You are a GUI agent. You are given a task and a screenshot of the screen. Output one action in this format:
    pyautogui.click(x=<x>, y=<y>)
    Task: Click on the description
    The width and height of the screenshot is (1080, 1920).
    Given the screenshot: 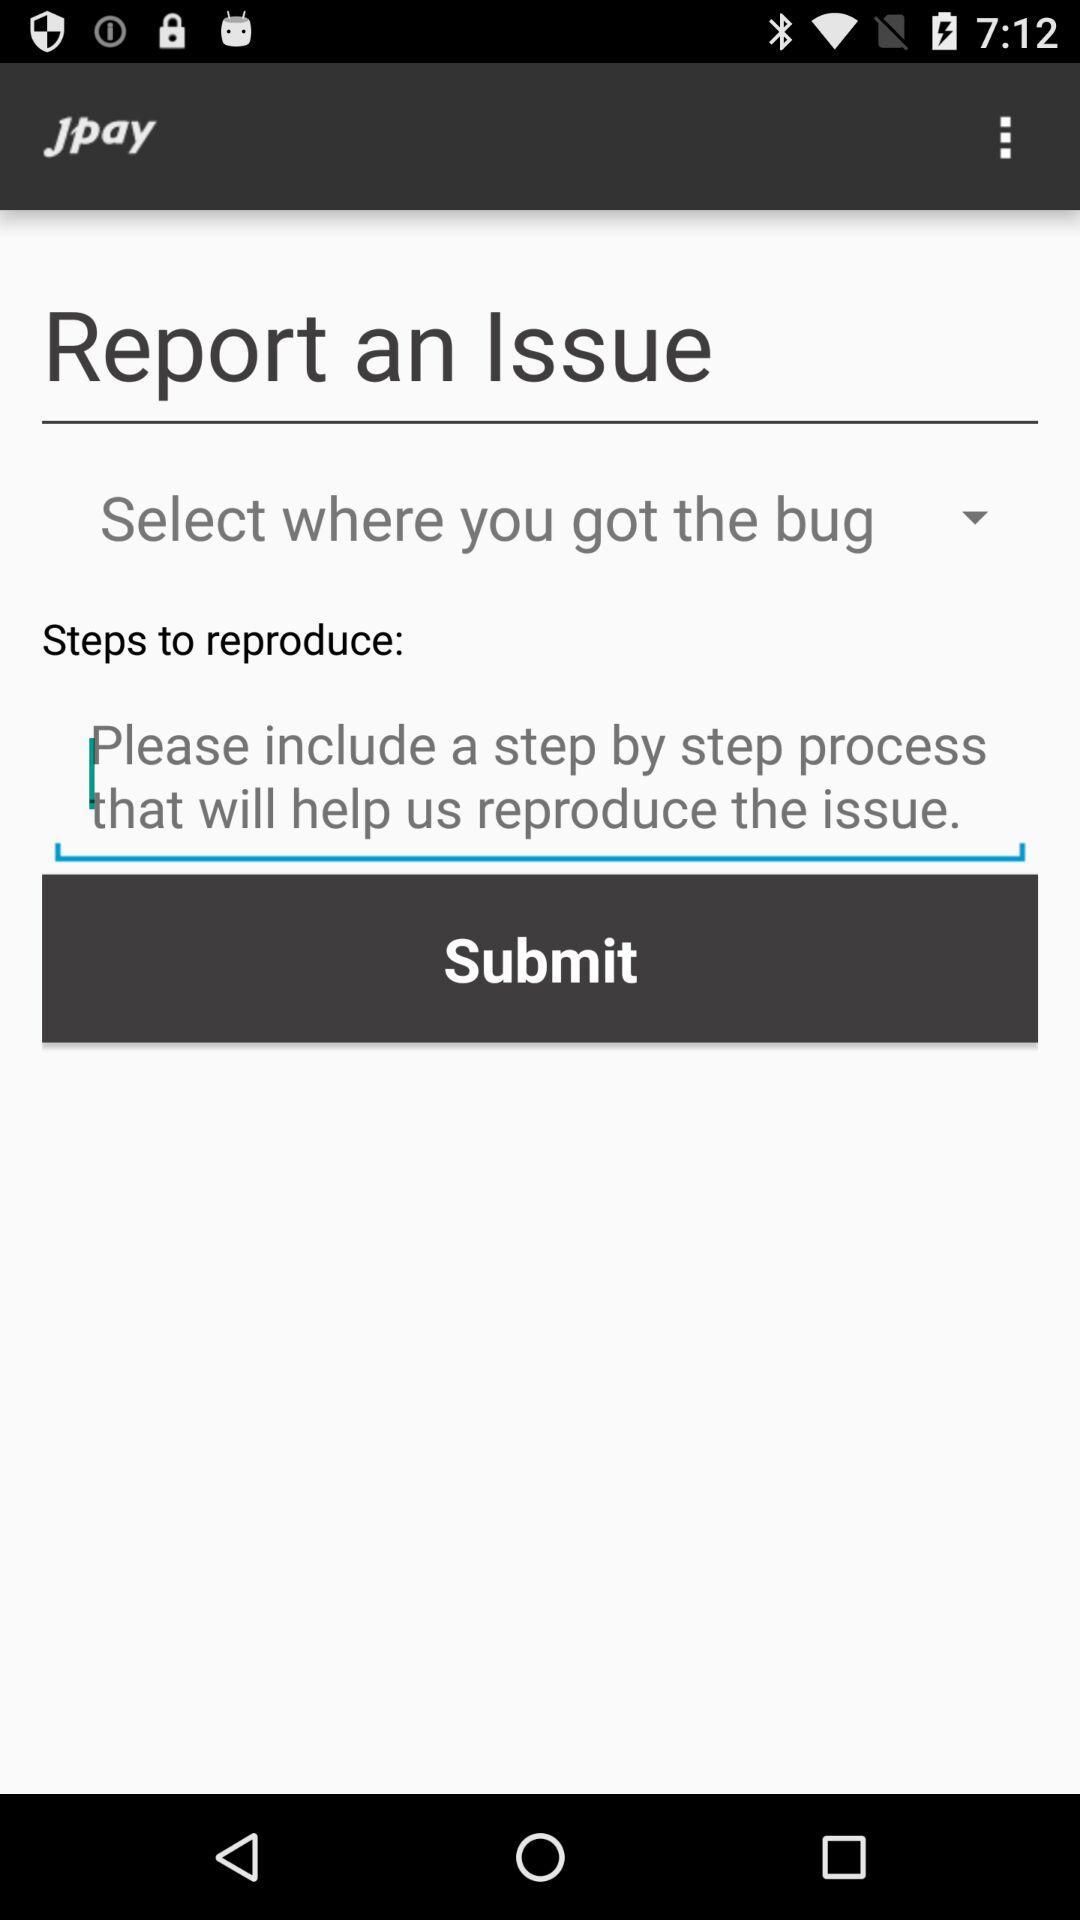 What is the action you would take?
    pyautogui.click(x=540, y=776)
    